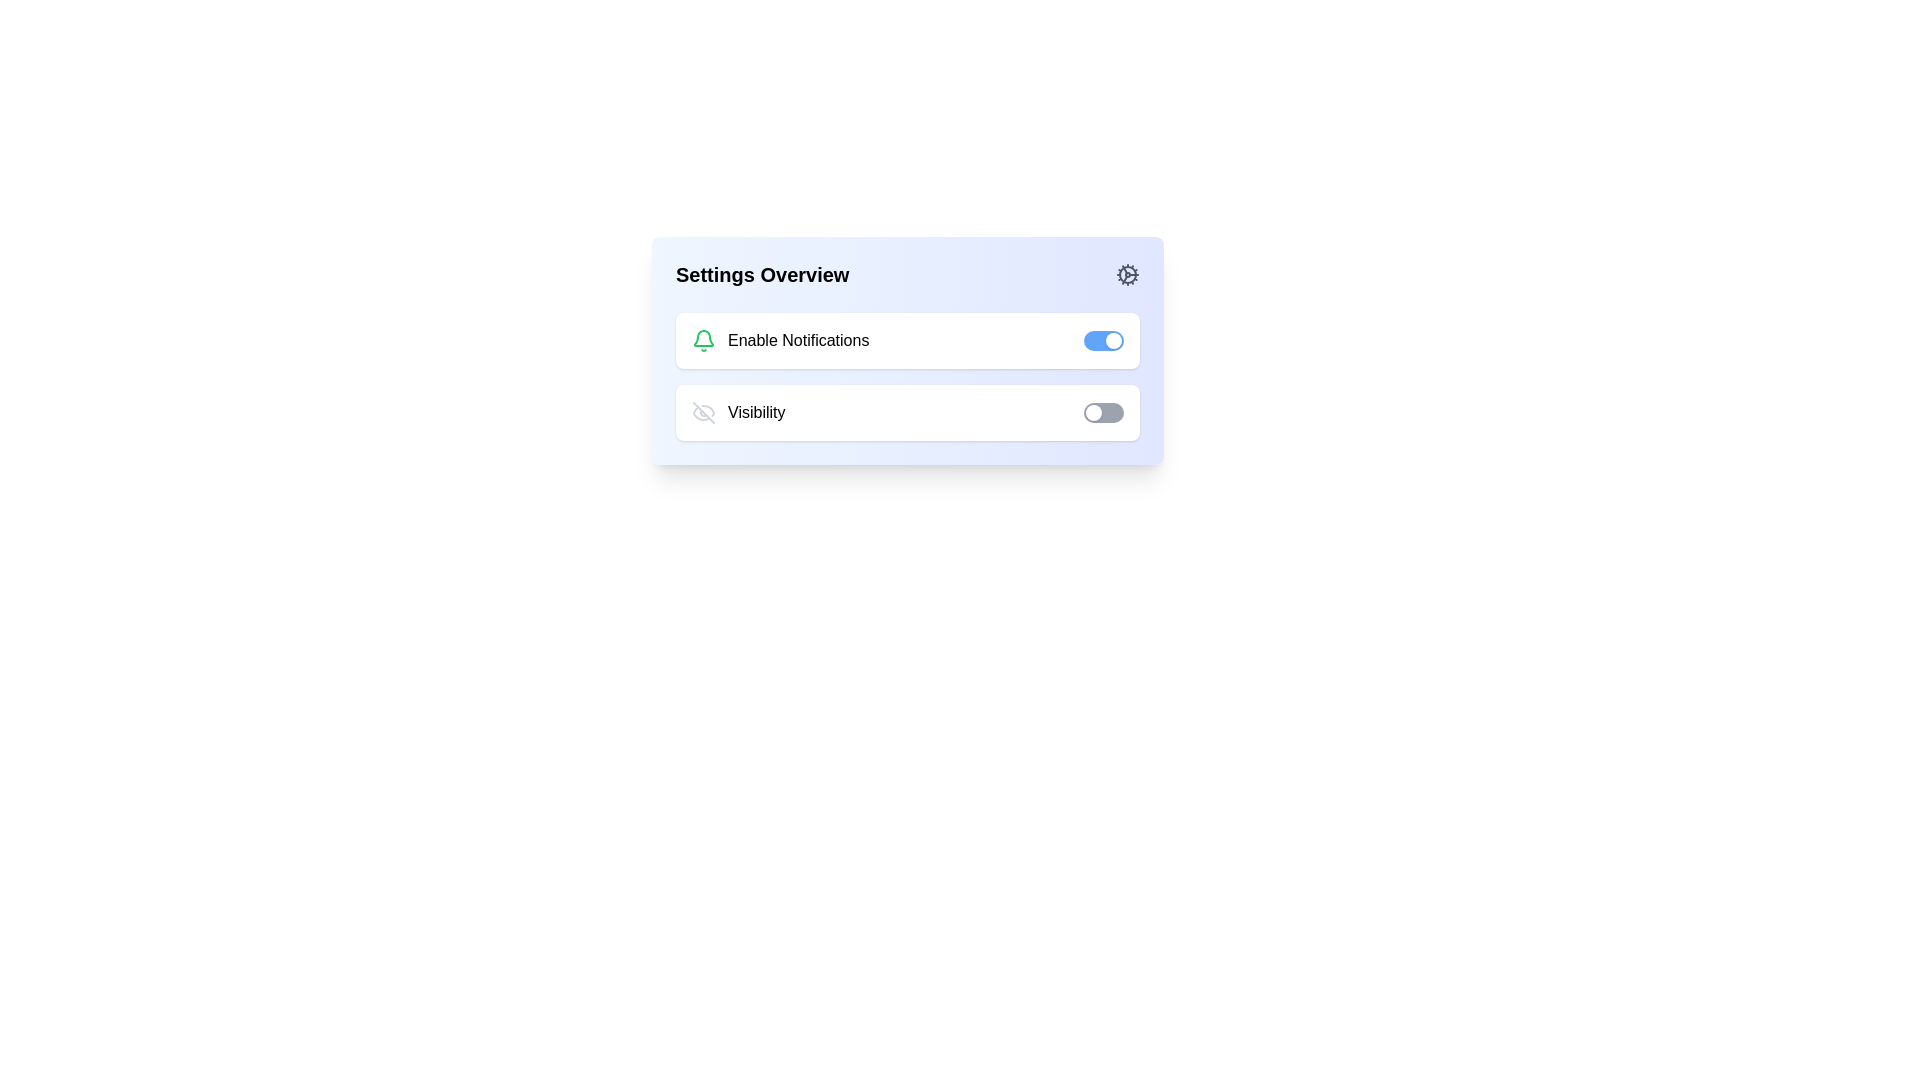 The width and height of the screenshot is (1920, 1080). Describe the element at coordinates (1042, 339) in the screenshot. I see `the circular thumb of the toggle switch from the right end` at that location.